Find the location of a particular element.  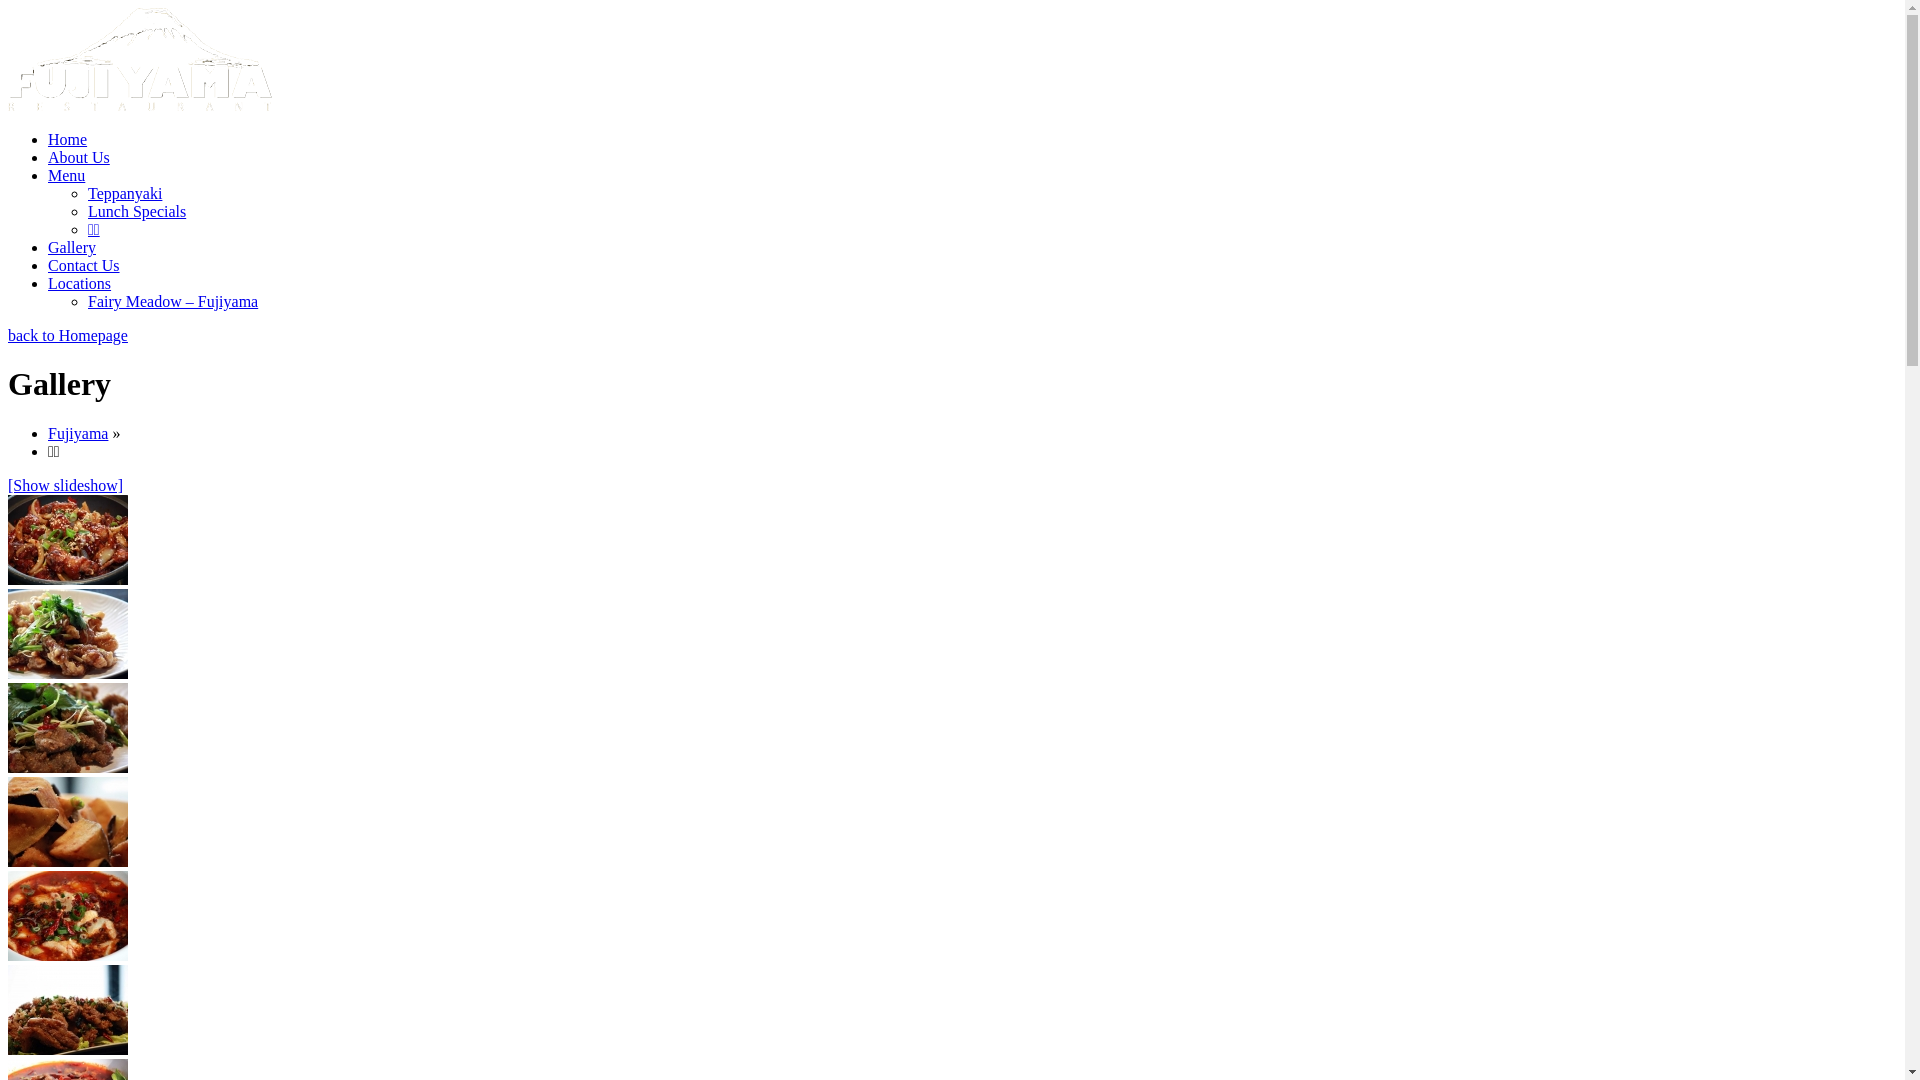

'Deep-Fried-Spicy-Beef' is located at coordinates (67, 728).